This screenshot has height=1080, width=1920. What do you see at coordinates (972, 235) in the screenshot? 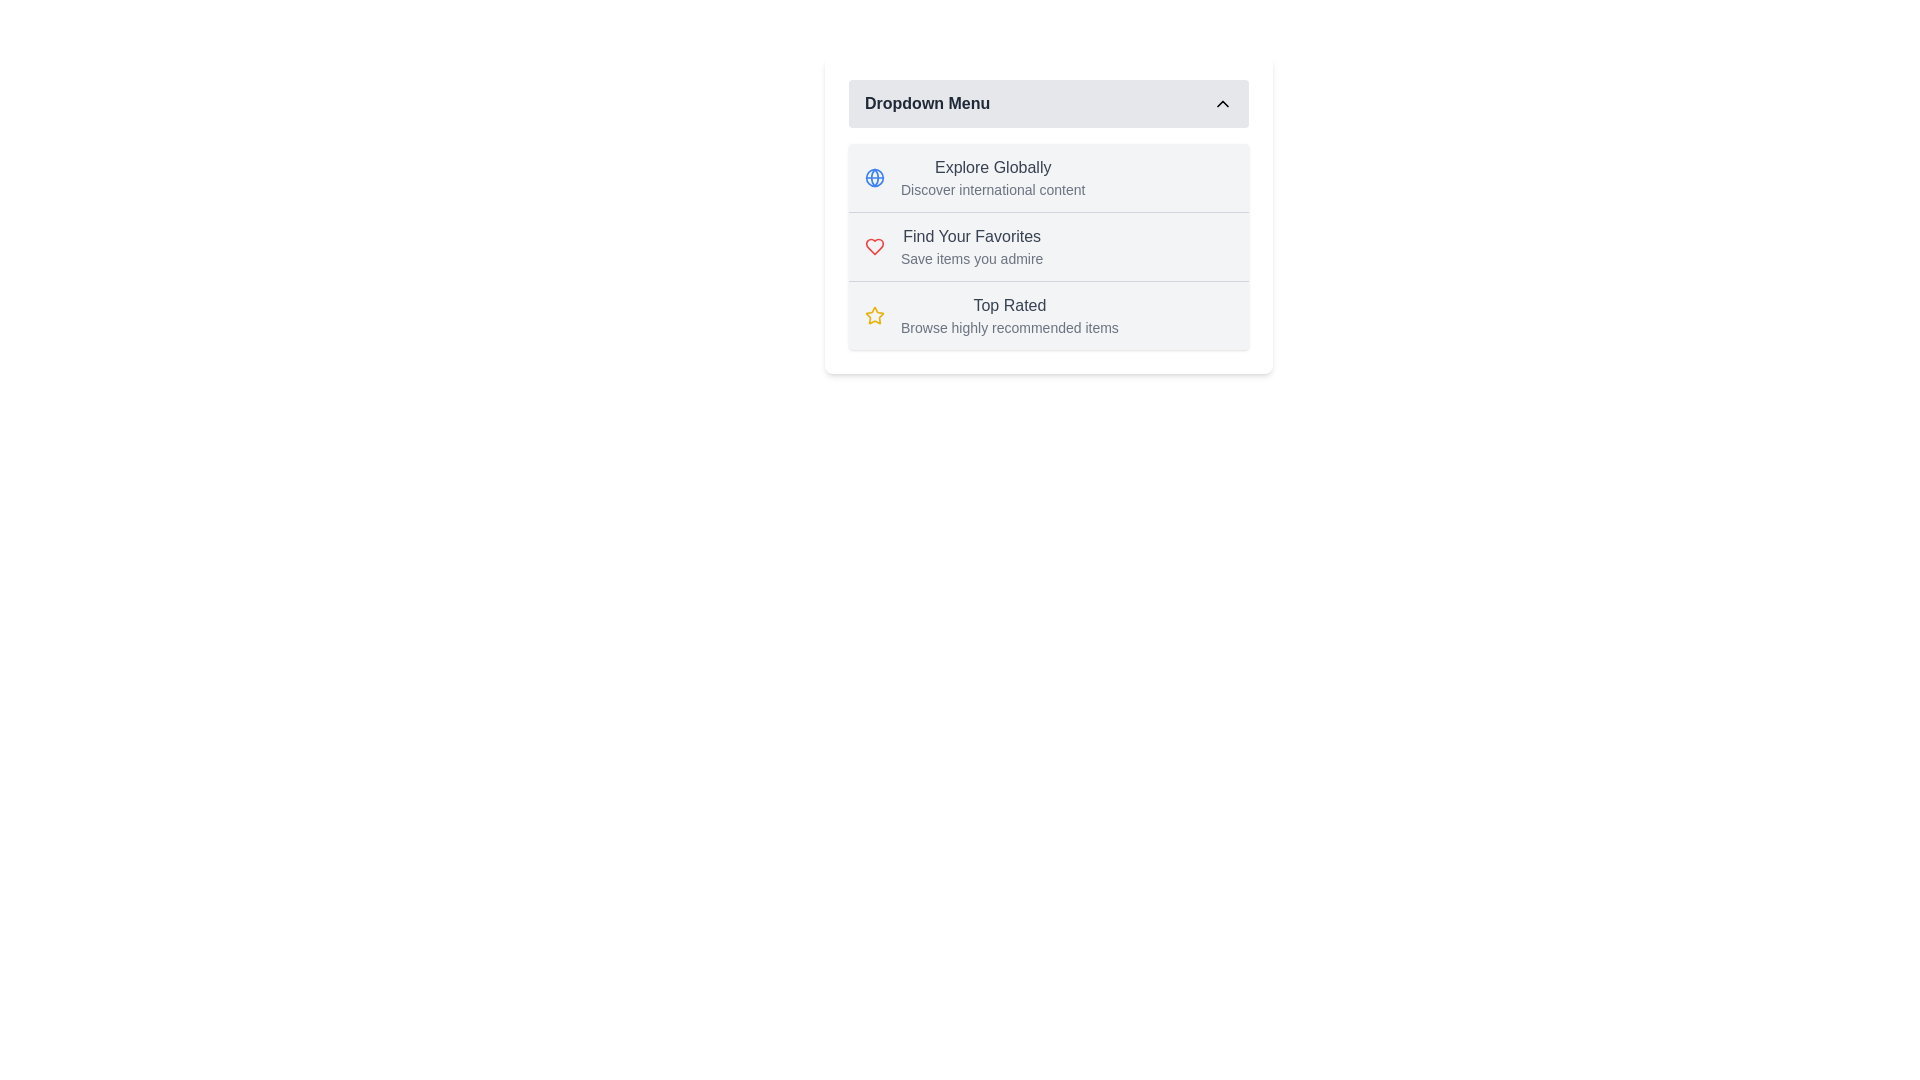
I see `the text label indicating the second item in the dropdown menu, which relates to finding and saving items` at bounding box center [972, 235].